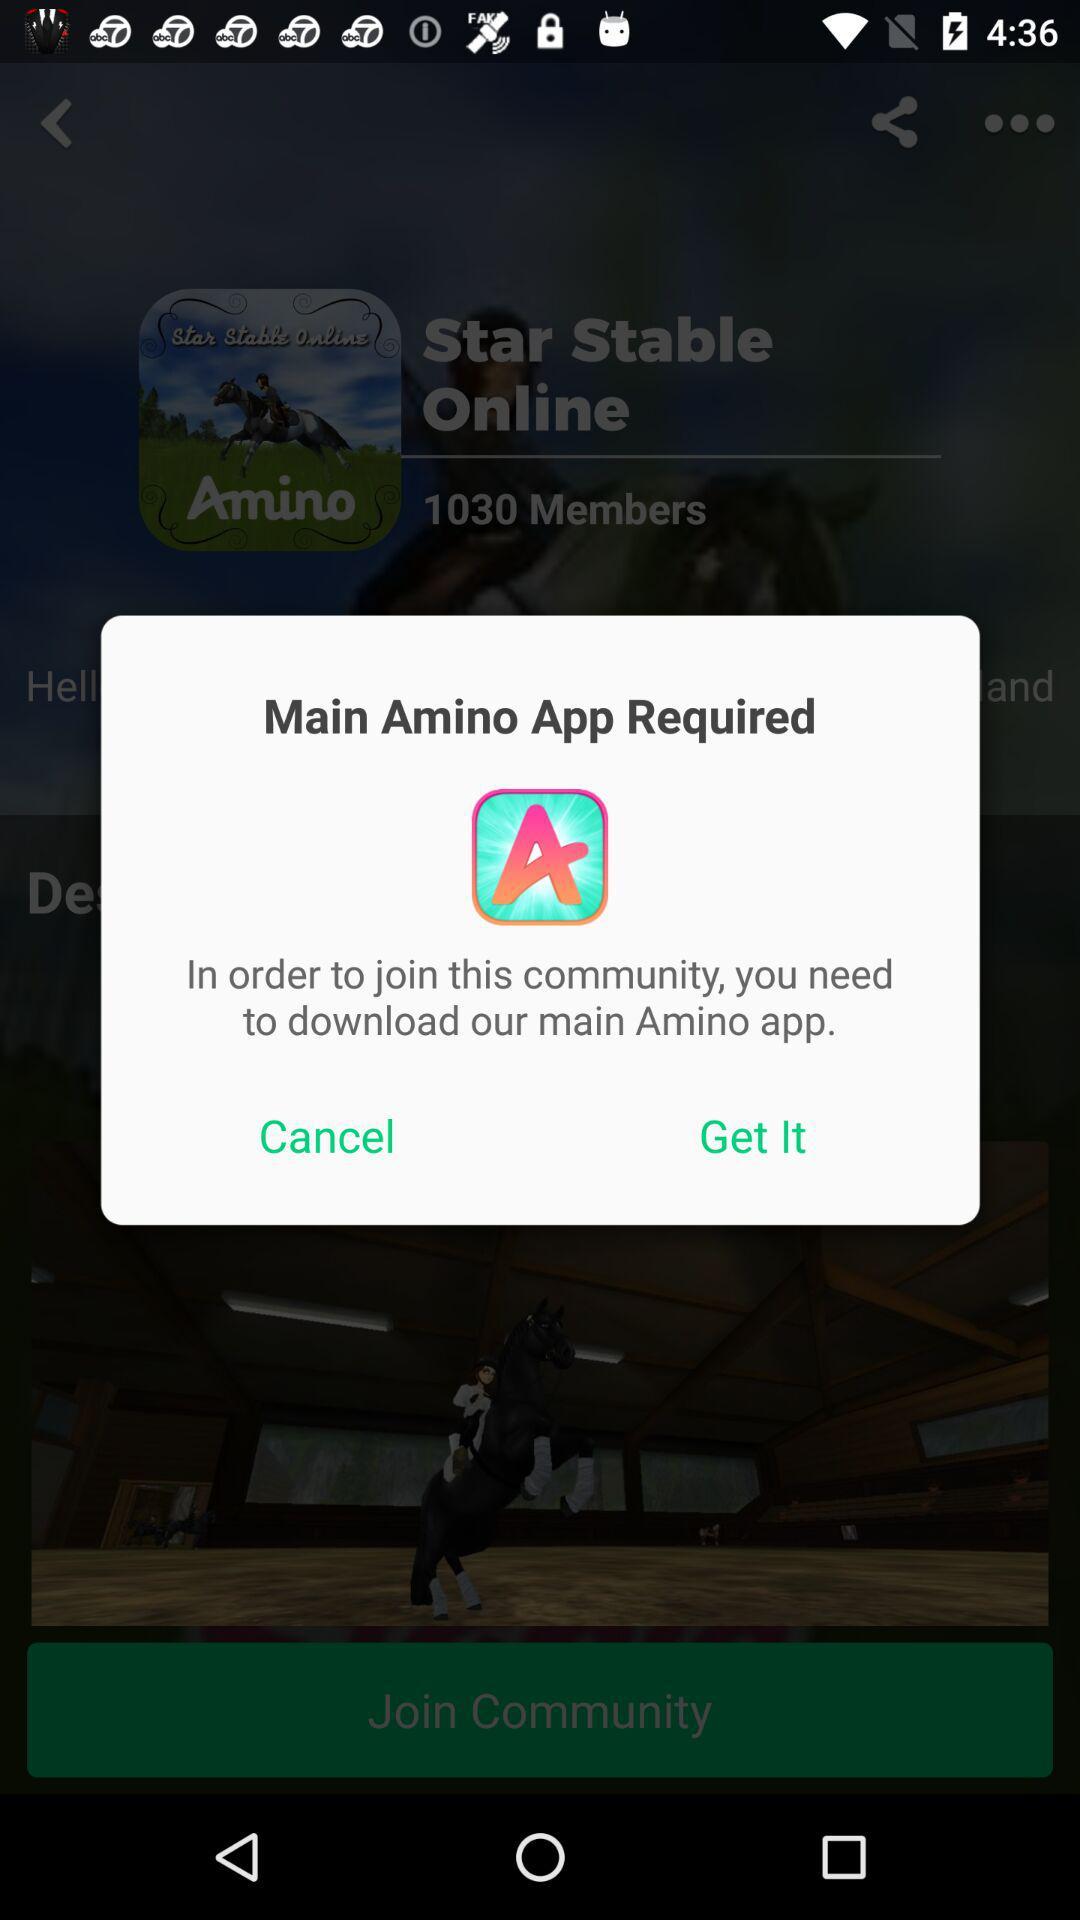 Image resolution: width=1080 pixels, height=1920 pixels. What do you see at coordinates (326, 1135) in the screenshot?
I see `the cancel icon` at bounding box center [326, 1135].